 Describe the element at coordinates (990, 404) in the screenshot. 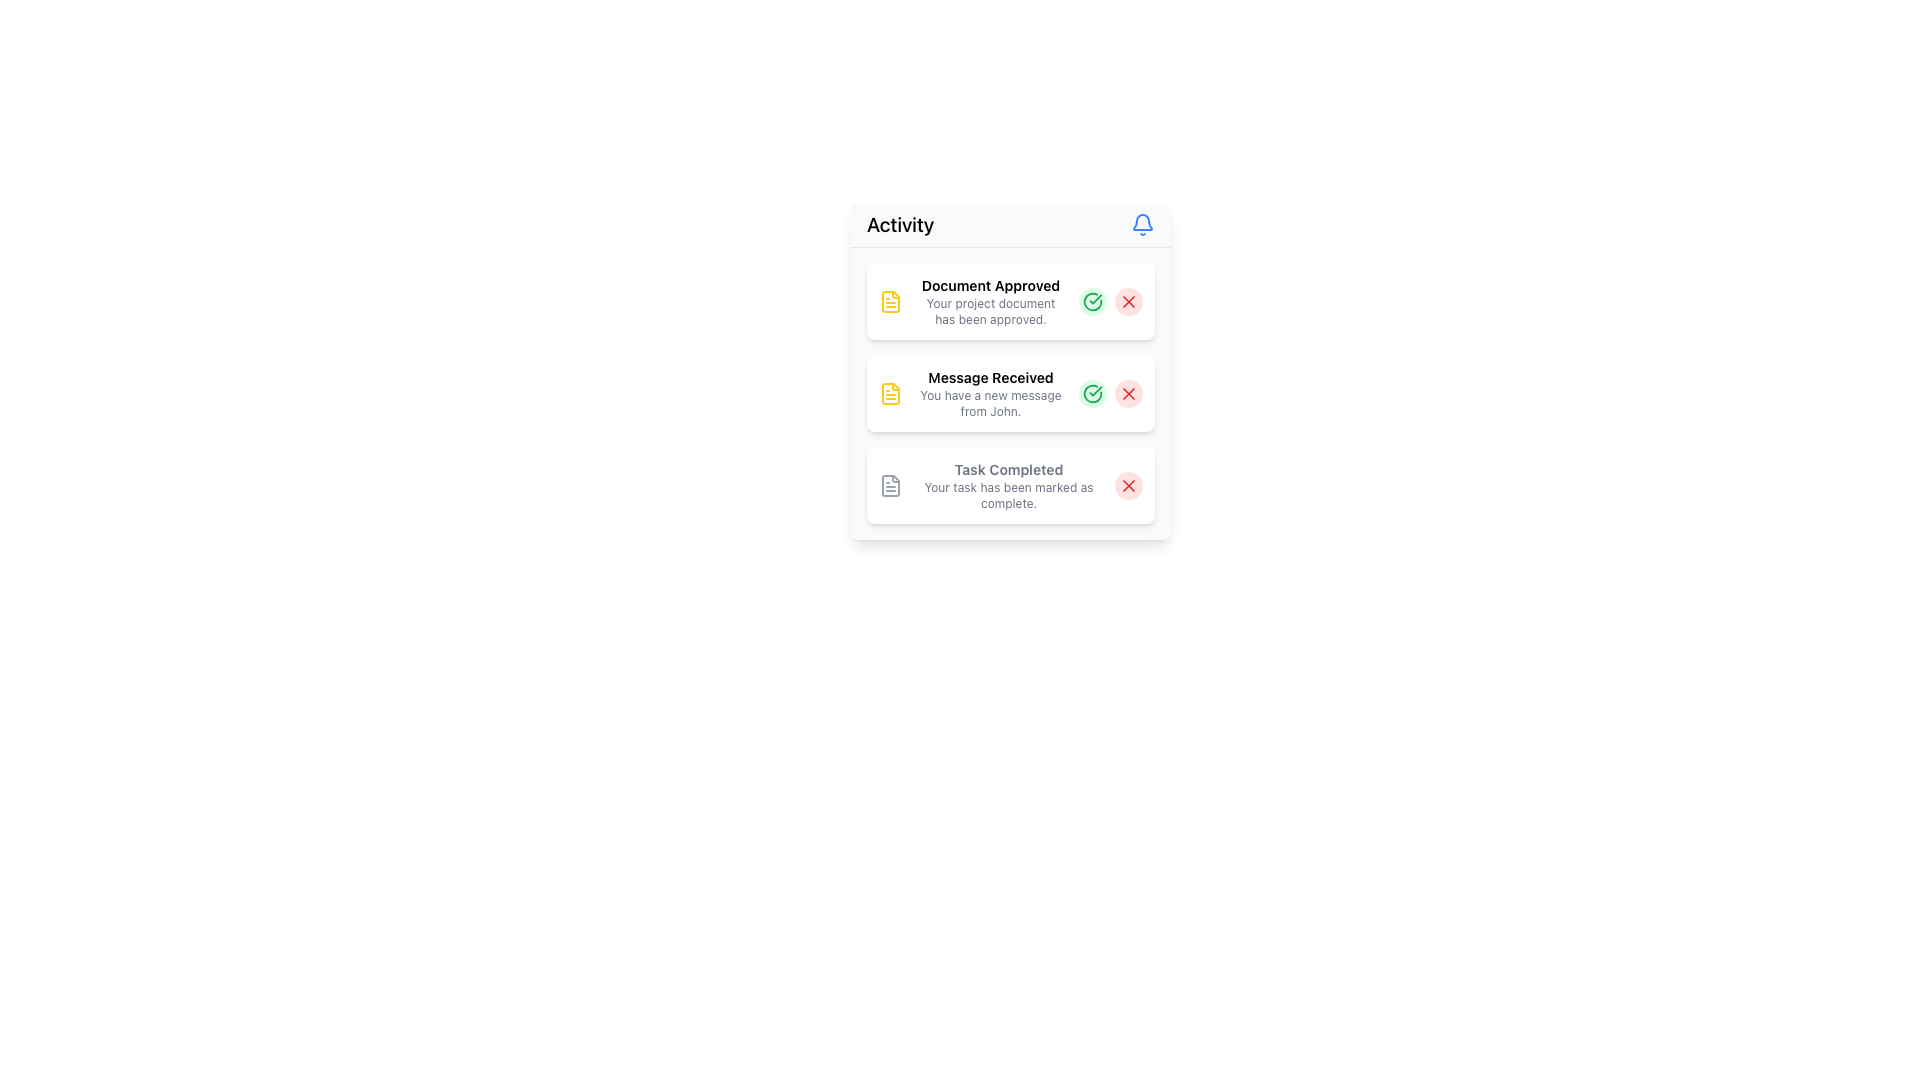

I see `text component stating 'You have a new message from John.' which is displayed in gray below the bolded title 'Message Received' in the notification card` at that location.